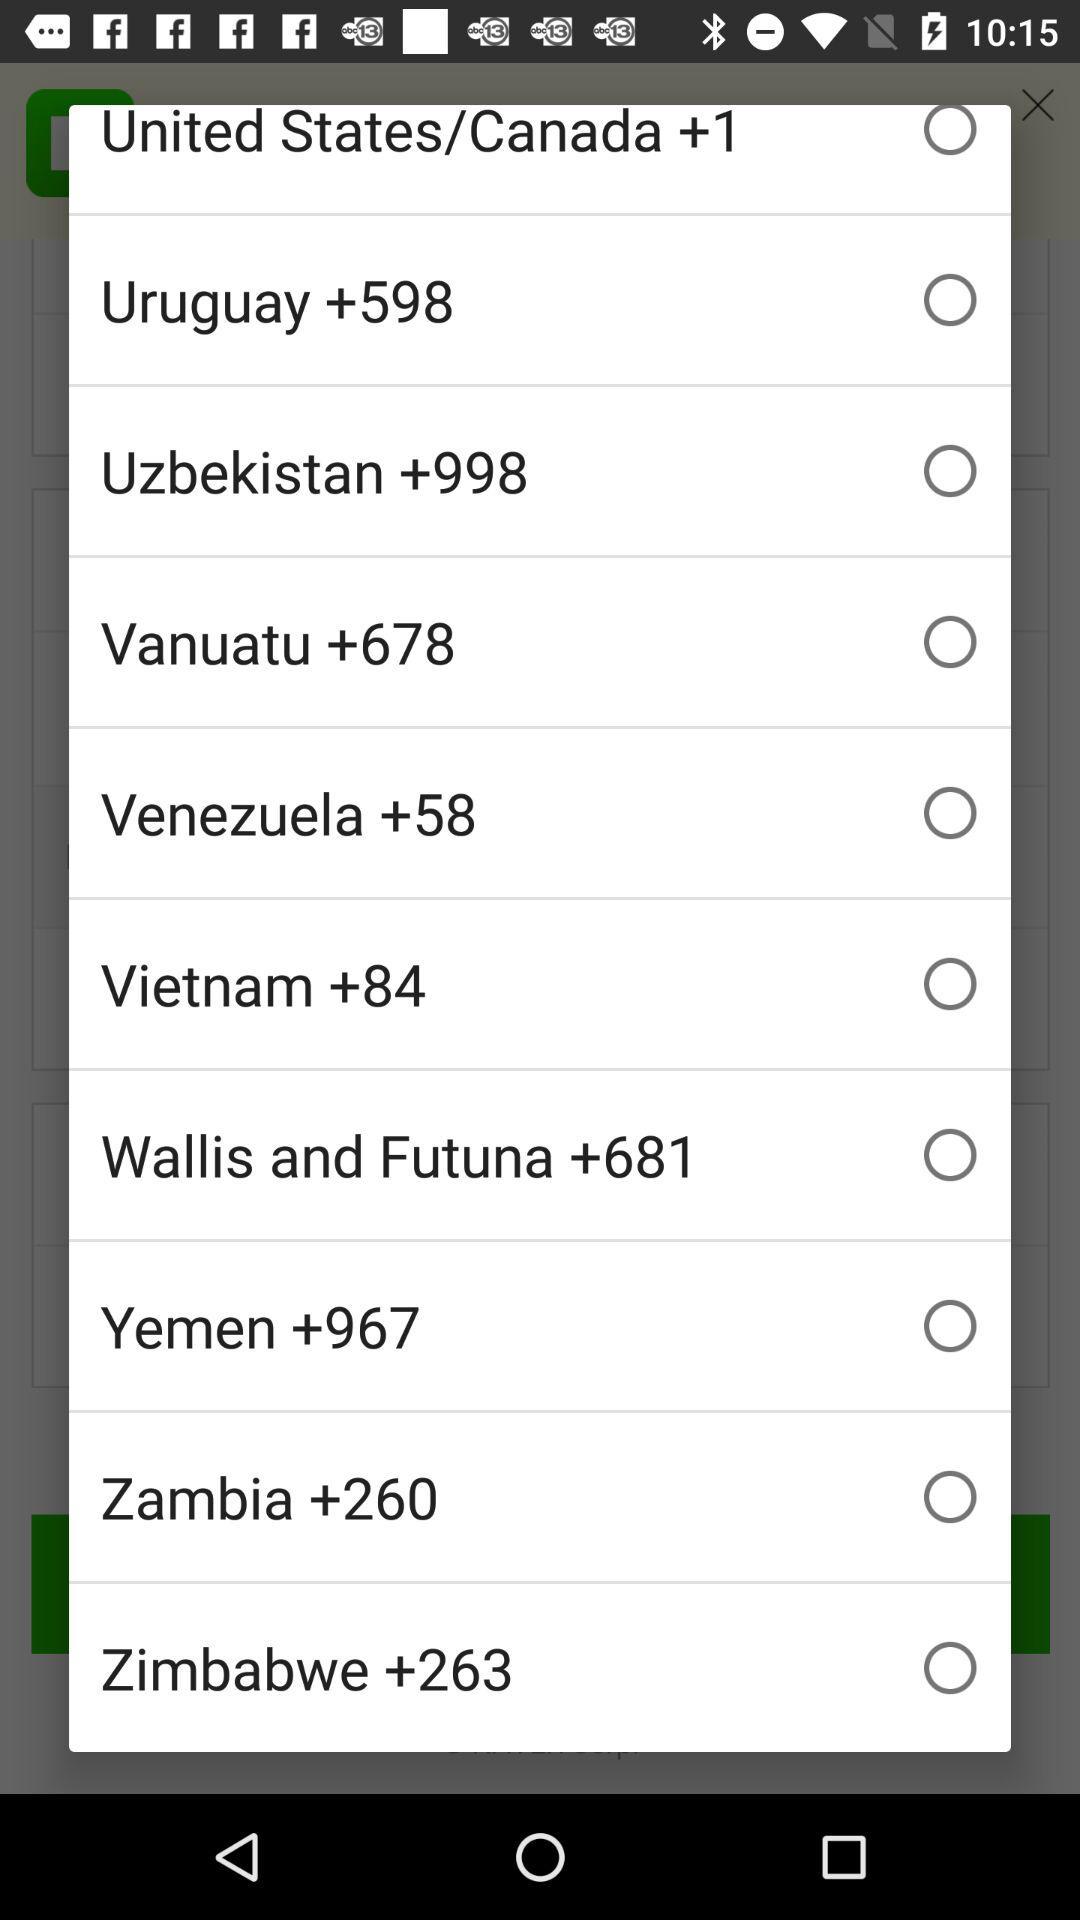 This screenshot has height=1920, width=1080. Describe the element at coordinates (540, 642) in the screenshot. I see `the icon below uzbekistan +998` at that location.